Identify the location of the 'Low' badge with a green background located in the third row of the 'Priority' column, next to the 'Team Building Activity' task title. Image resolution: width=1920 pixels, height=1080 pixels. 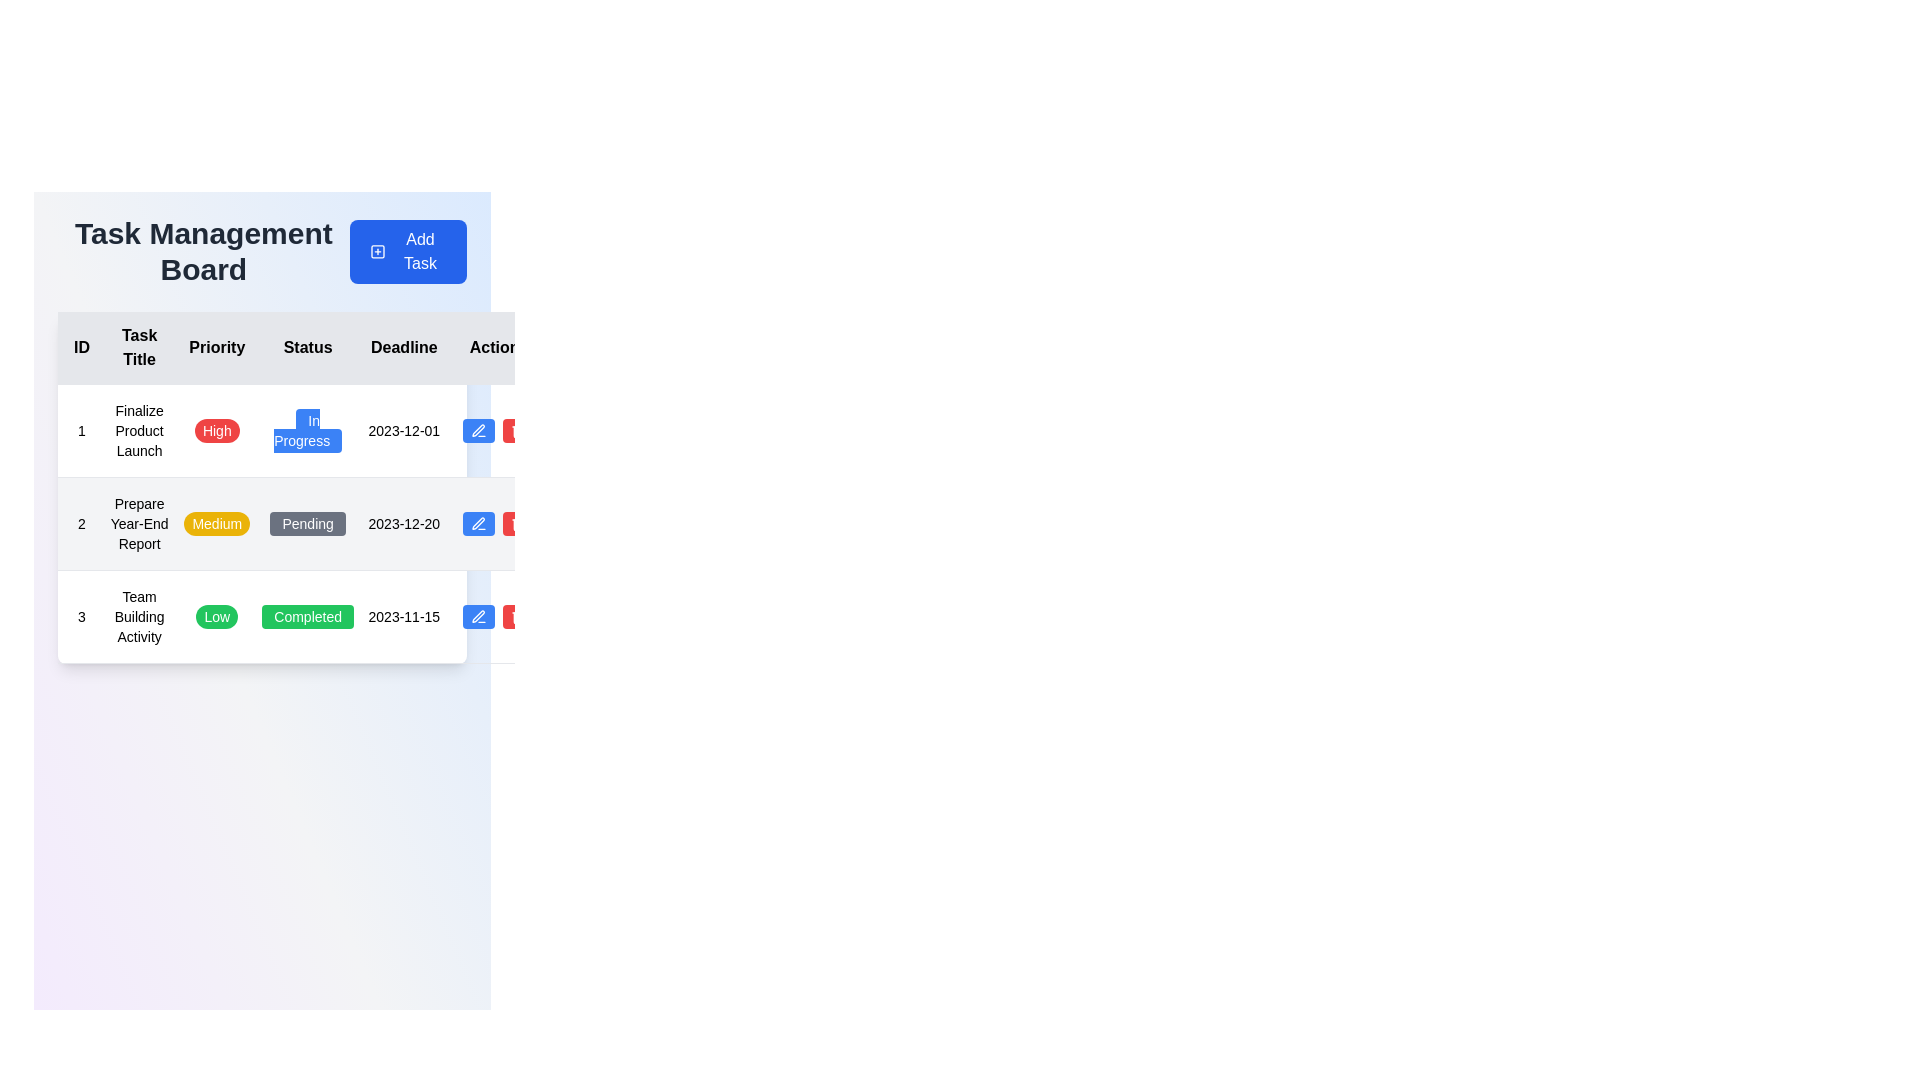
(217, 616).